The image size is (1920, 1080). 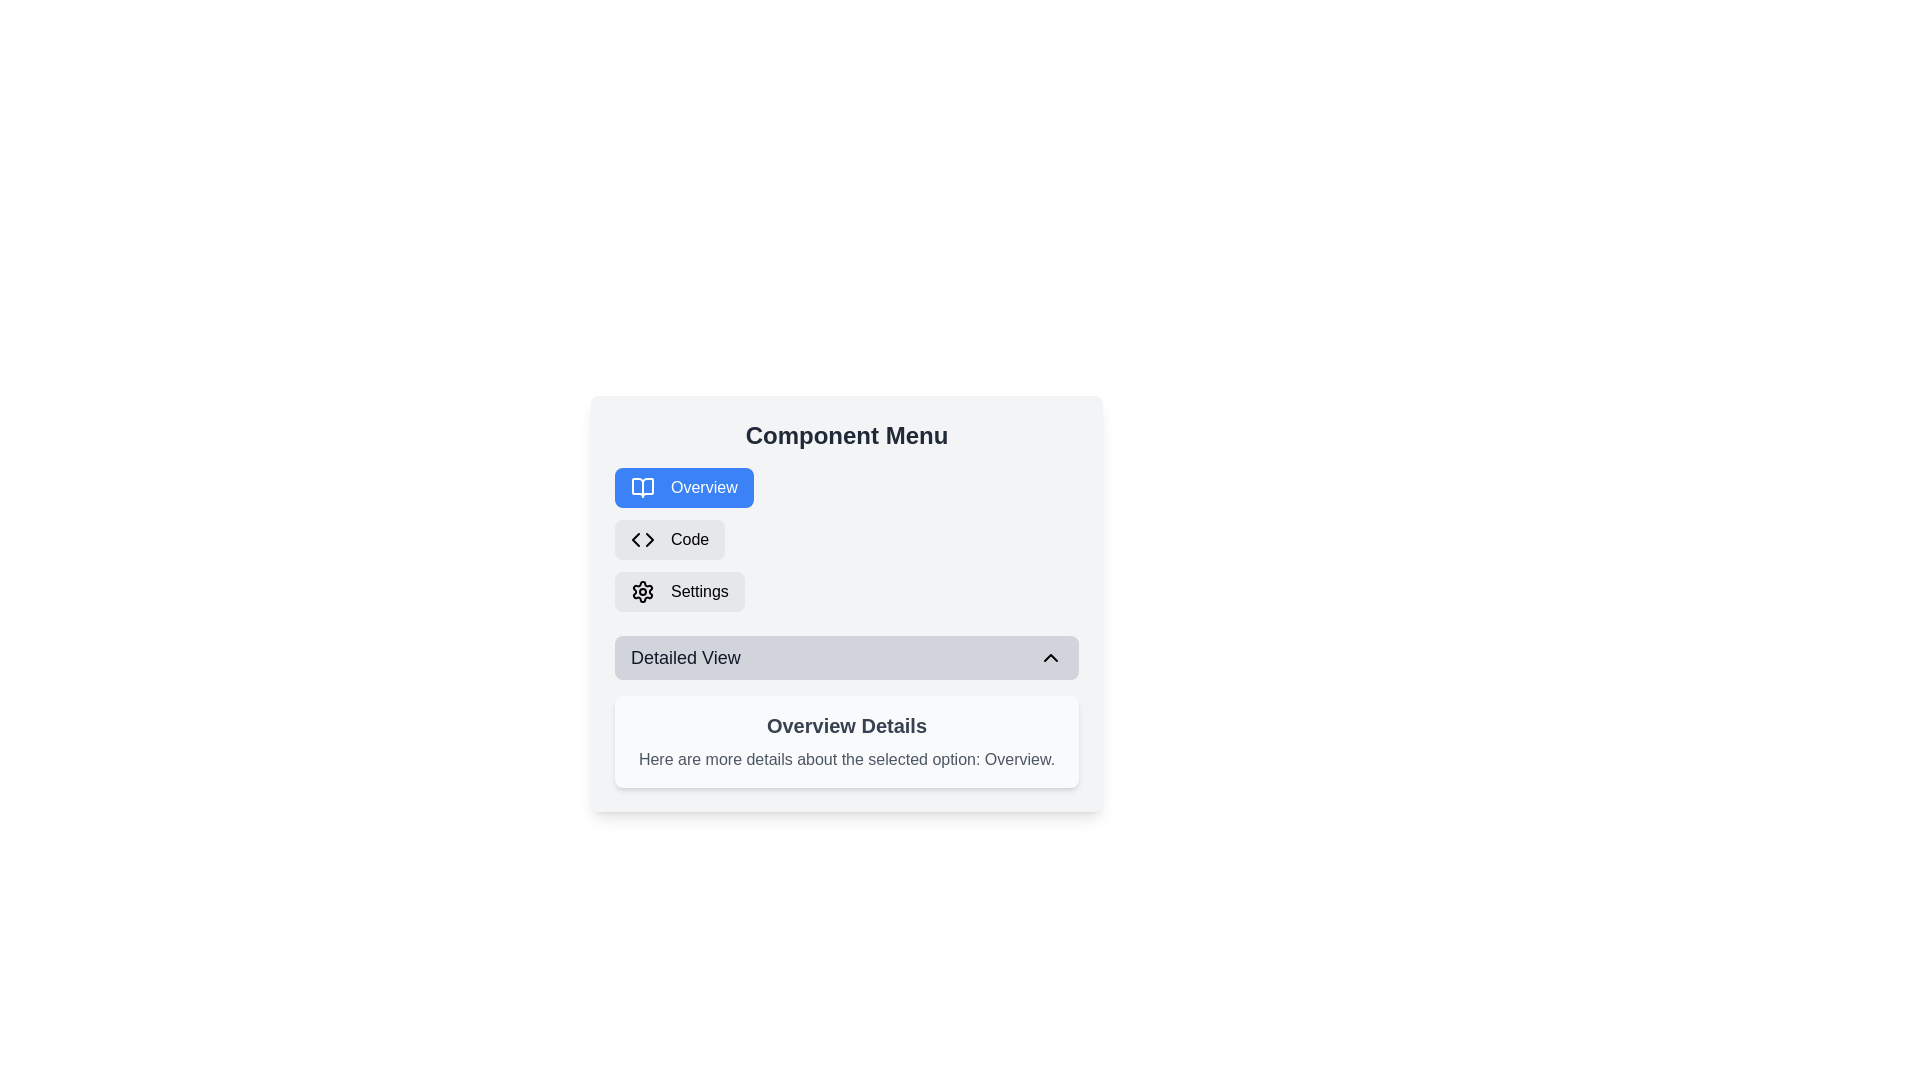 I want to click on the blue 'Overview' button, which has an icon of an open book and is located directly beneath the 'Component Menu' section heading, so click(x=684, y=488).